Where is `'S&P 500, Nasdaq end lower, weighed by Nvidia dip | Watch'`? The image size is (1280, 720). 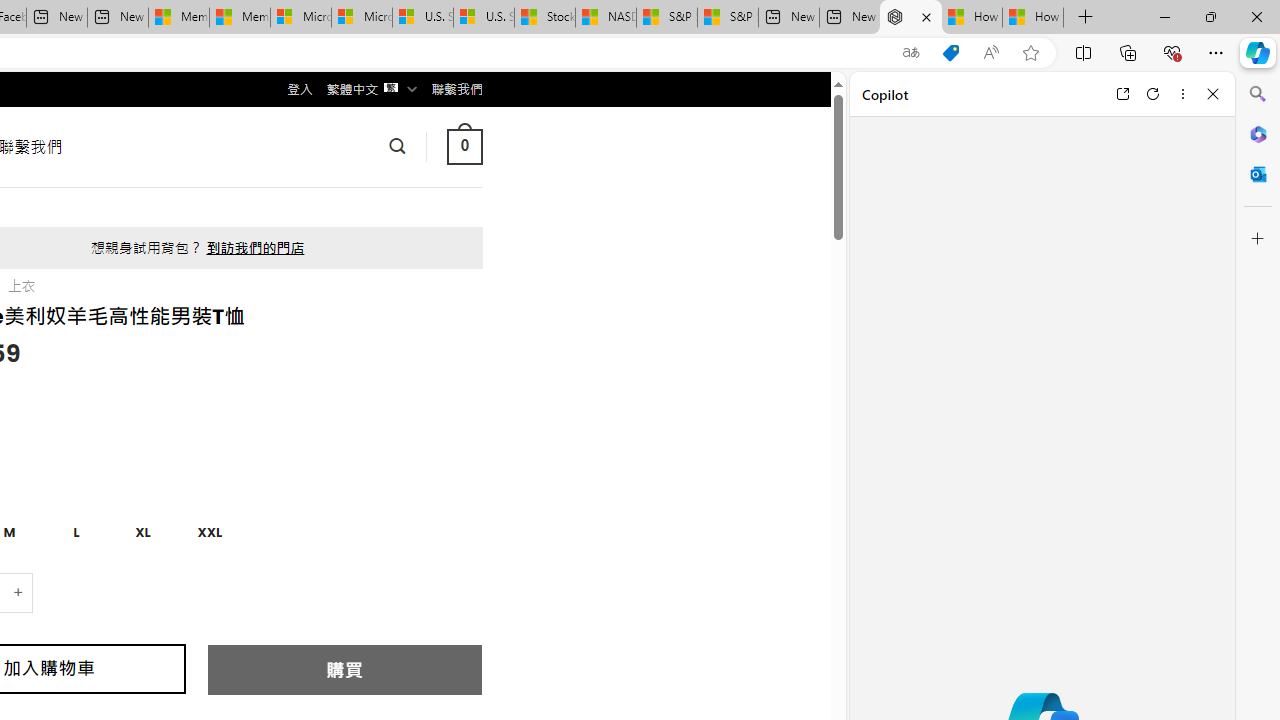
'S&P 500, Nasdaq end lower, weighed by Nvidia dip | Watch' is located at coordinates (726, 17).